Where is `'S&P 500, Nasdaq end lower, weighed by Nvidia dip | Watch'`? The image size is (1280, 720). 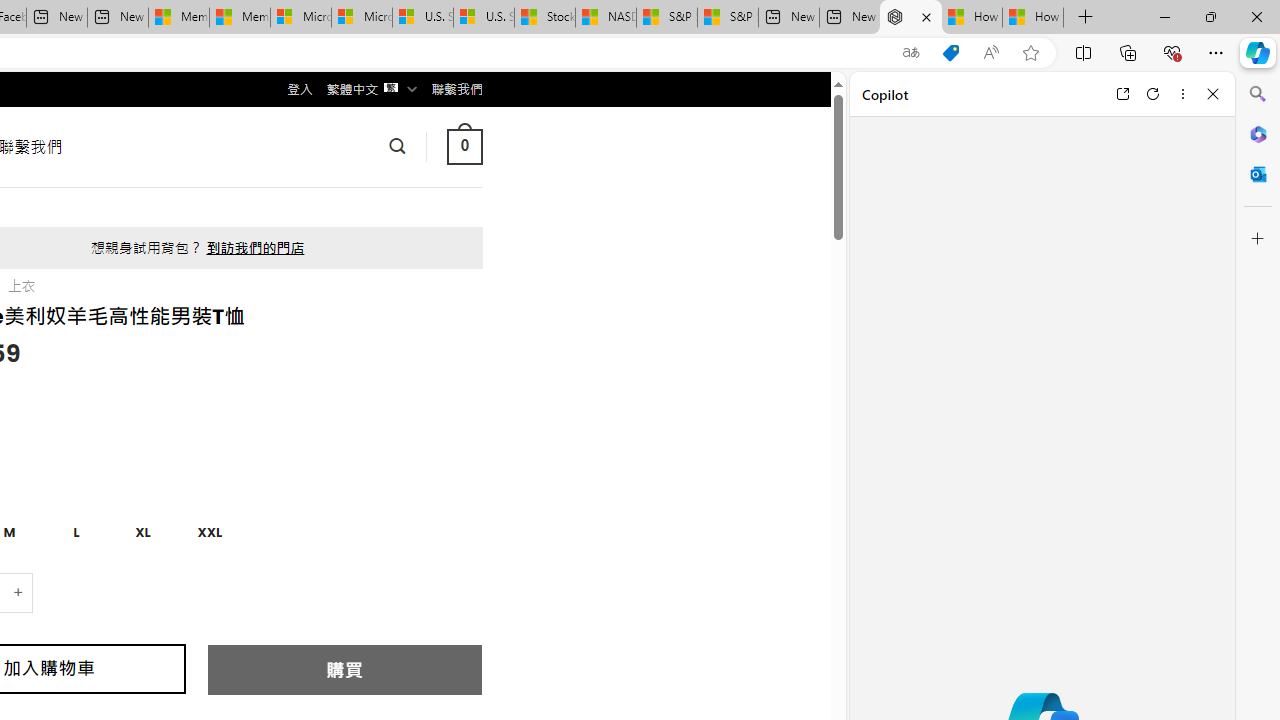
'S&P 500, Nasdaq end lower, weighed by Nvidia dip | Watch' is located at coordinates (726, 17).